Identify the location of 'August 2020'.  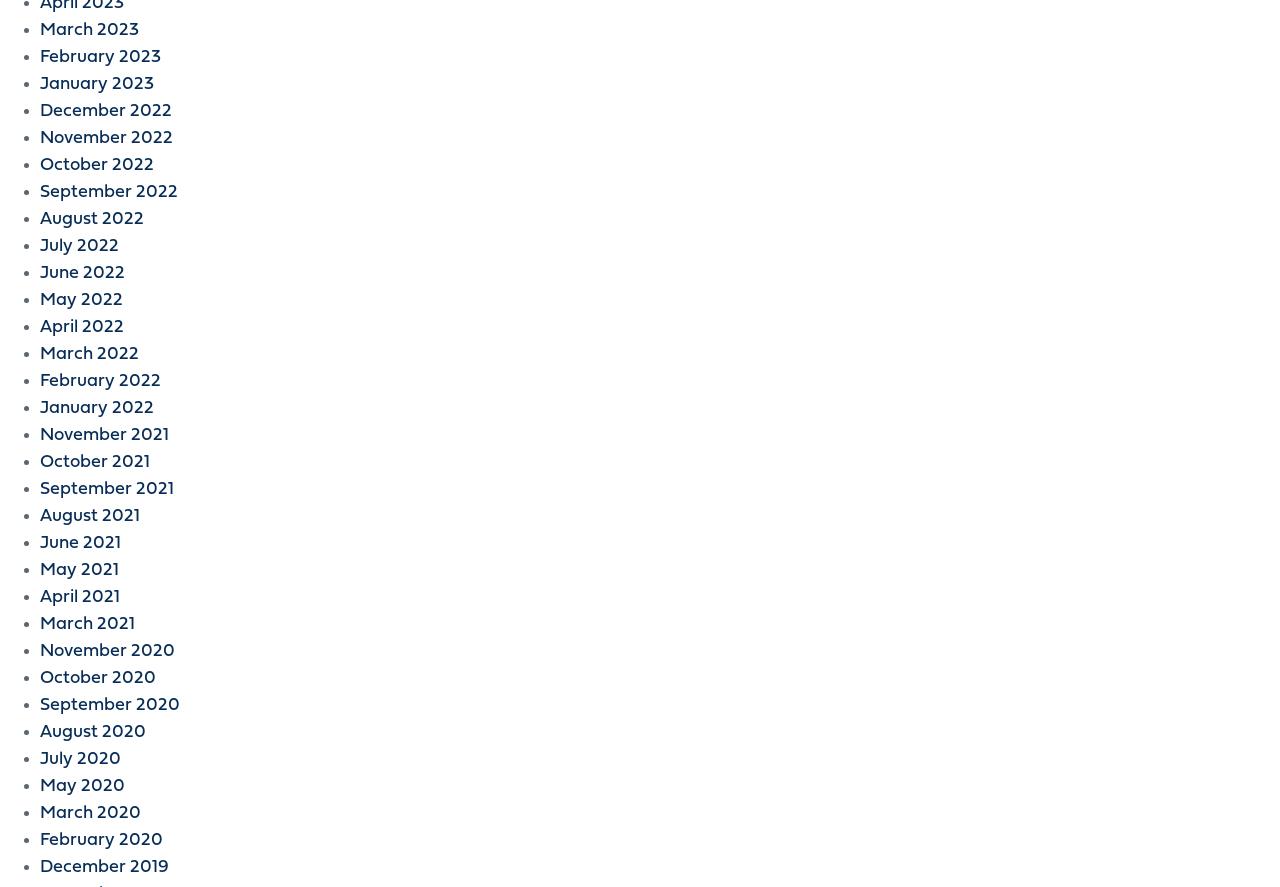
(92, 732).